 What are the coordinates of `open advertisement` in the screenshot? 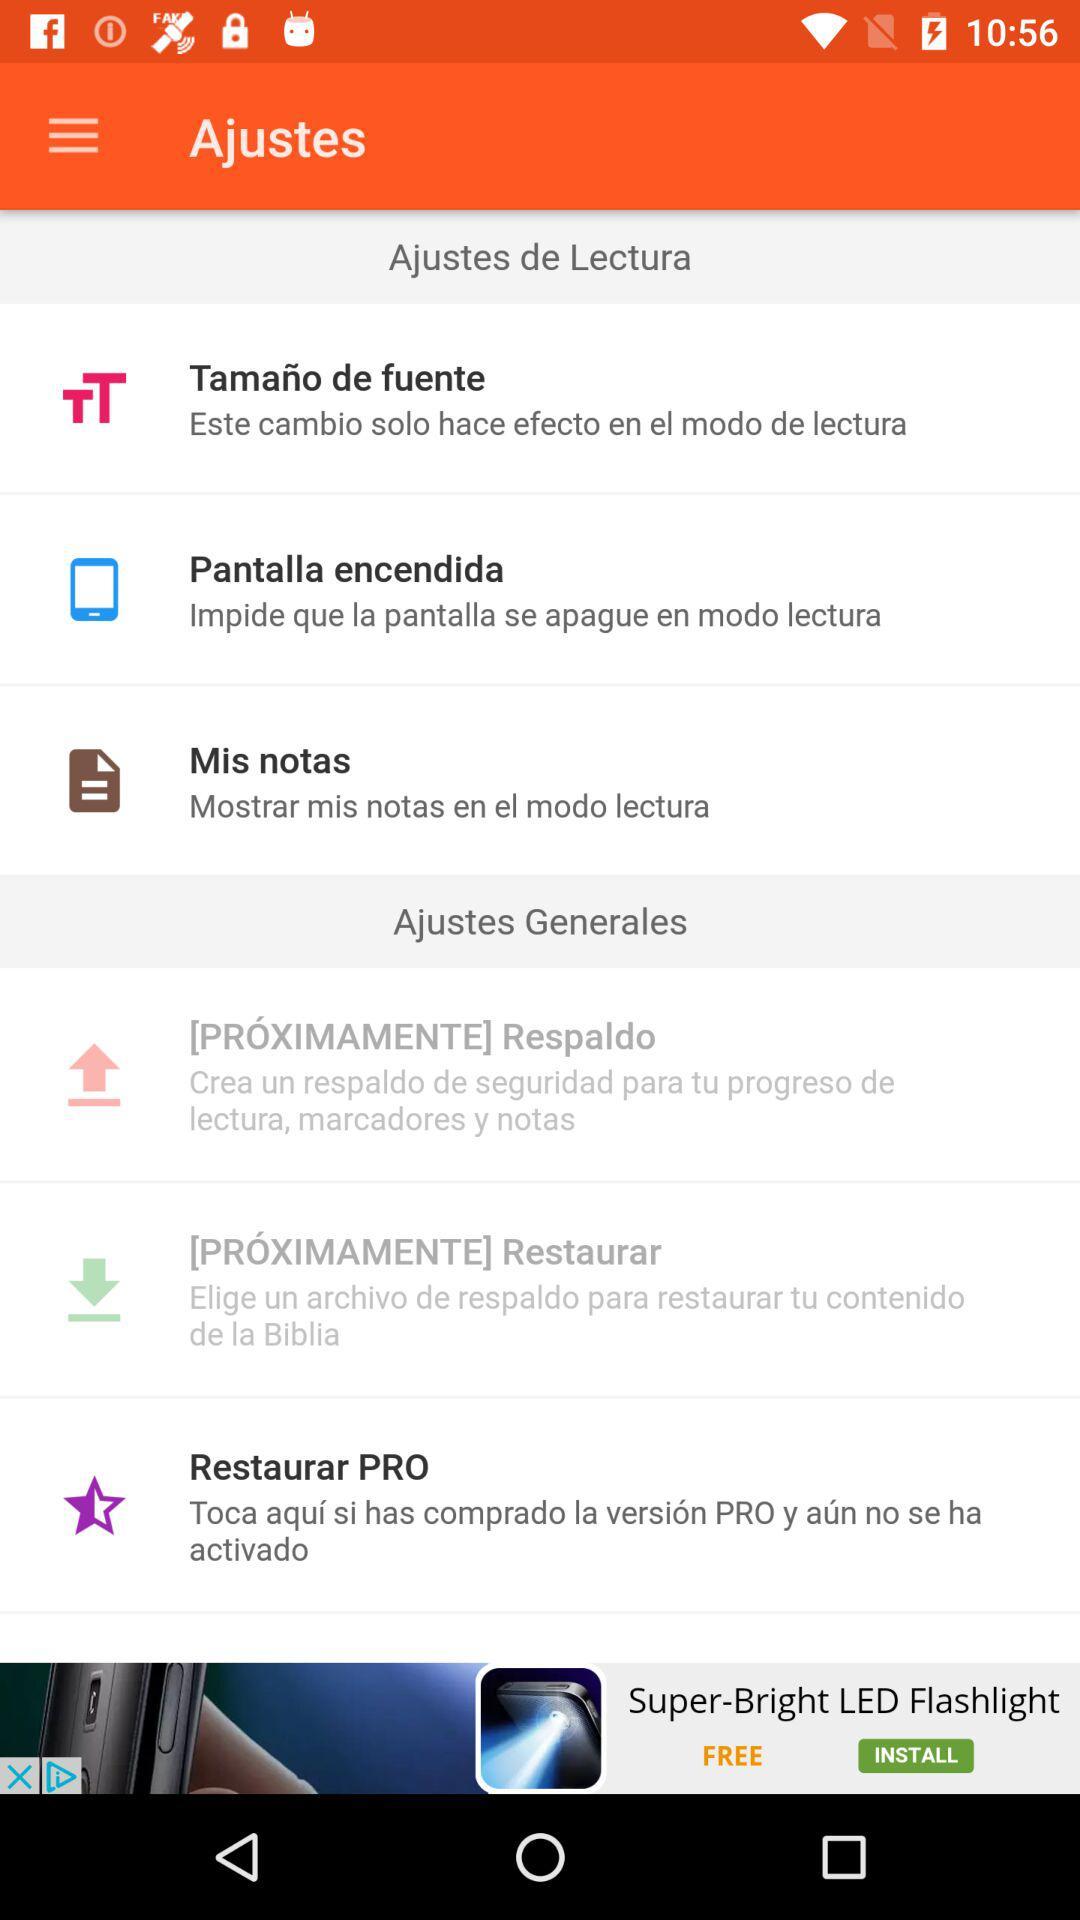 It's located at (540, 1727).